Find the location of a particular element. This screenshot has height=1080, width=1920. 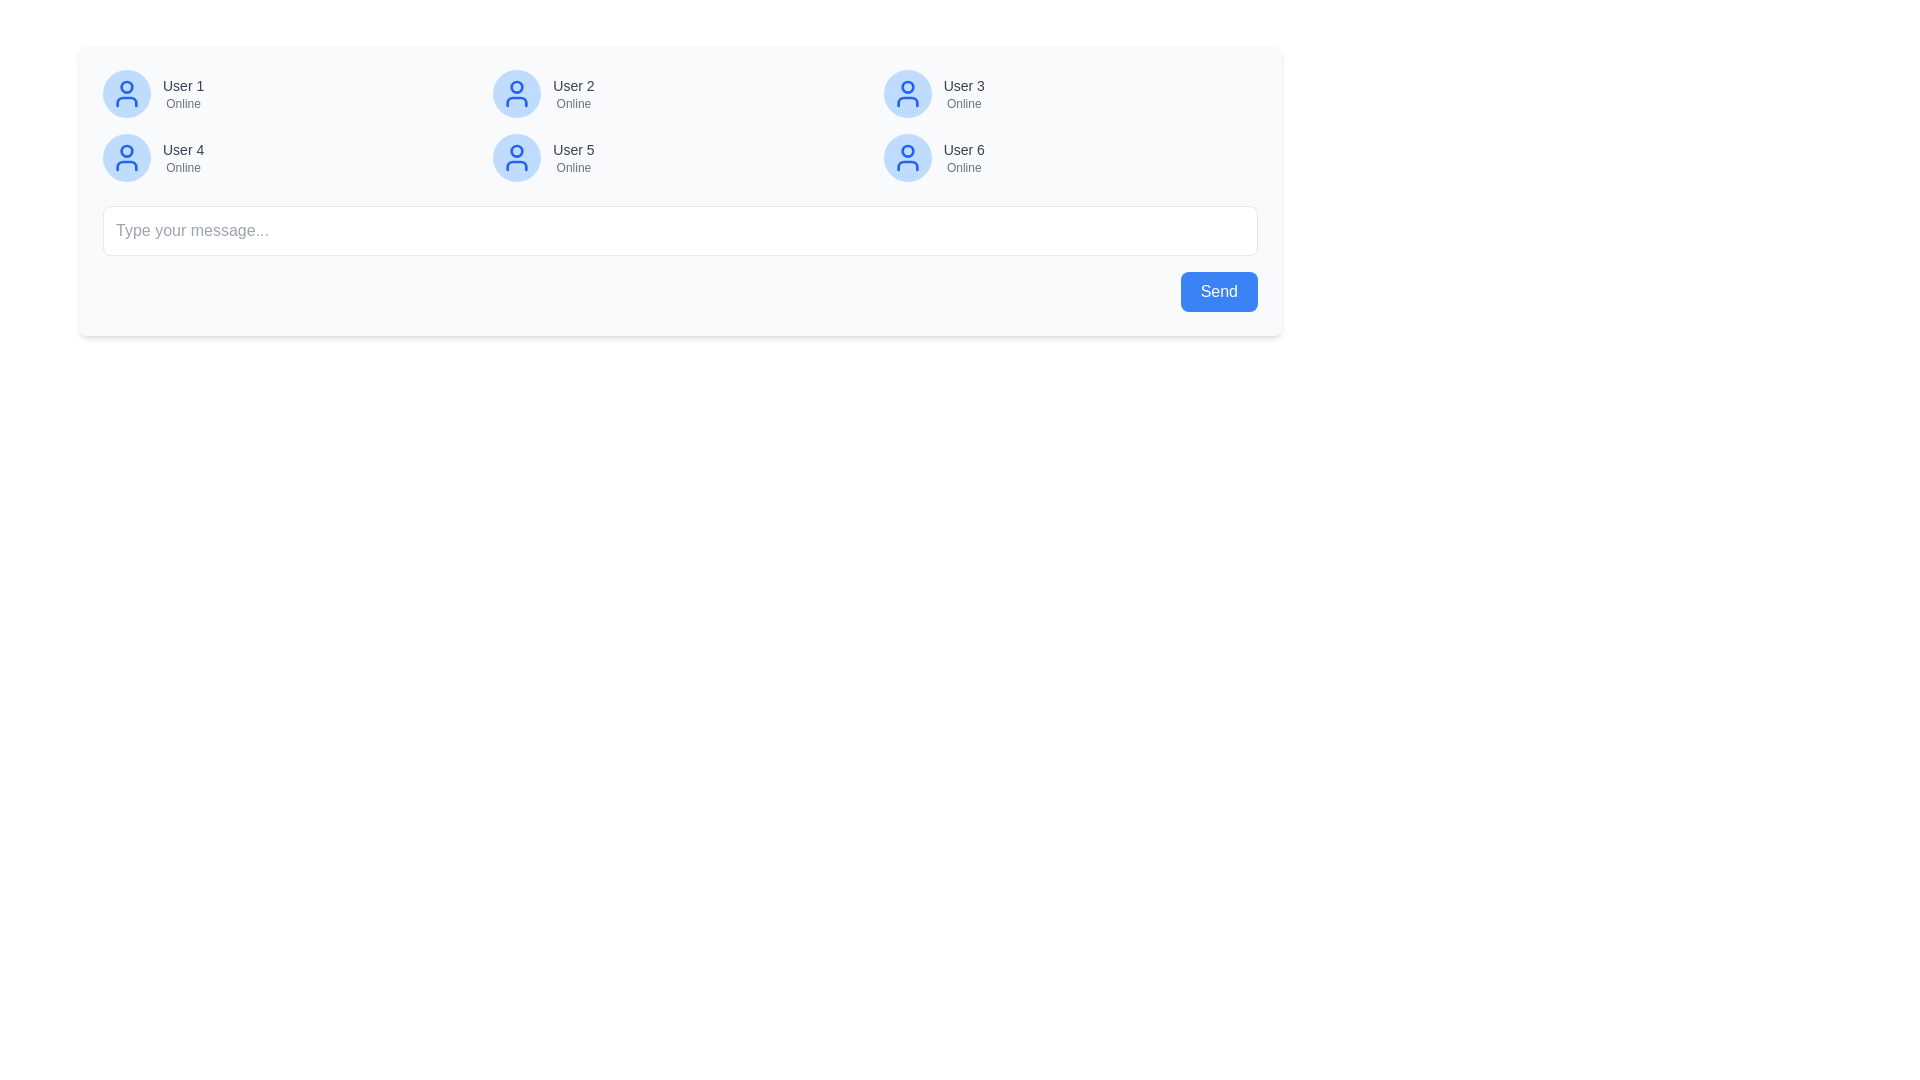

the text element displaying the username 'User 2', which is part of a user information card in the upper row of the interface is located at coordinates (572, 84).